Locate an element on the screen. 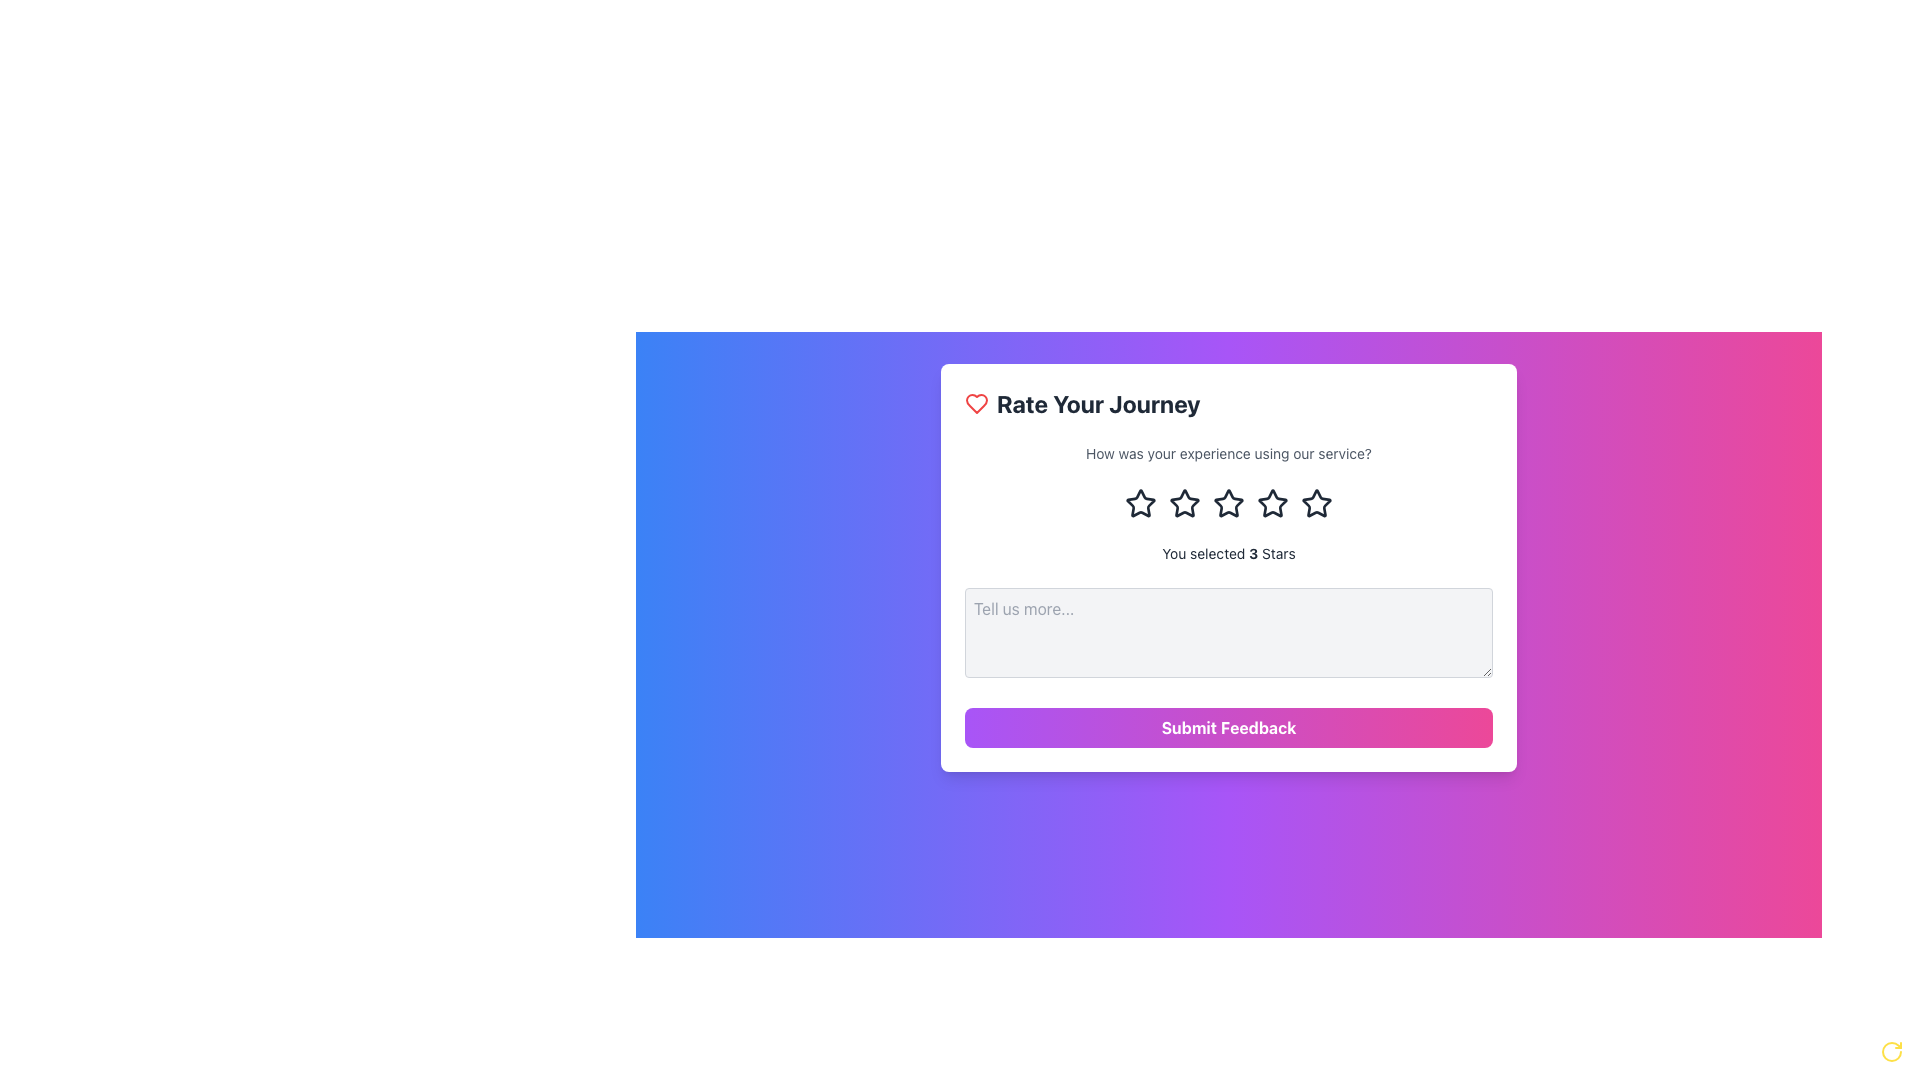 The height and width of the screenshot is (1080, 1920). the first star icon in the horizontal row of five rating stars is located at coordinates (1141, 503).